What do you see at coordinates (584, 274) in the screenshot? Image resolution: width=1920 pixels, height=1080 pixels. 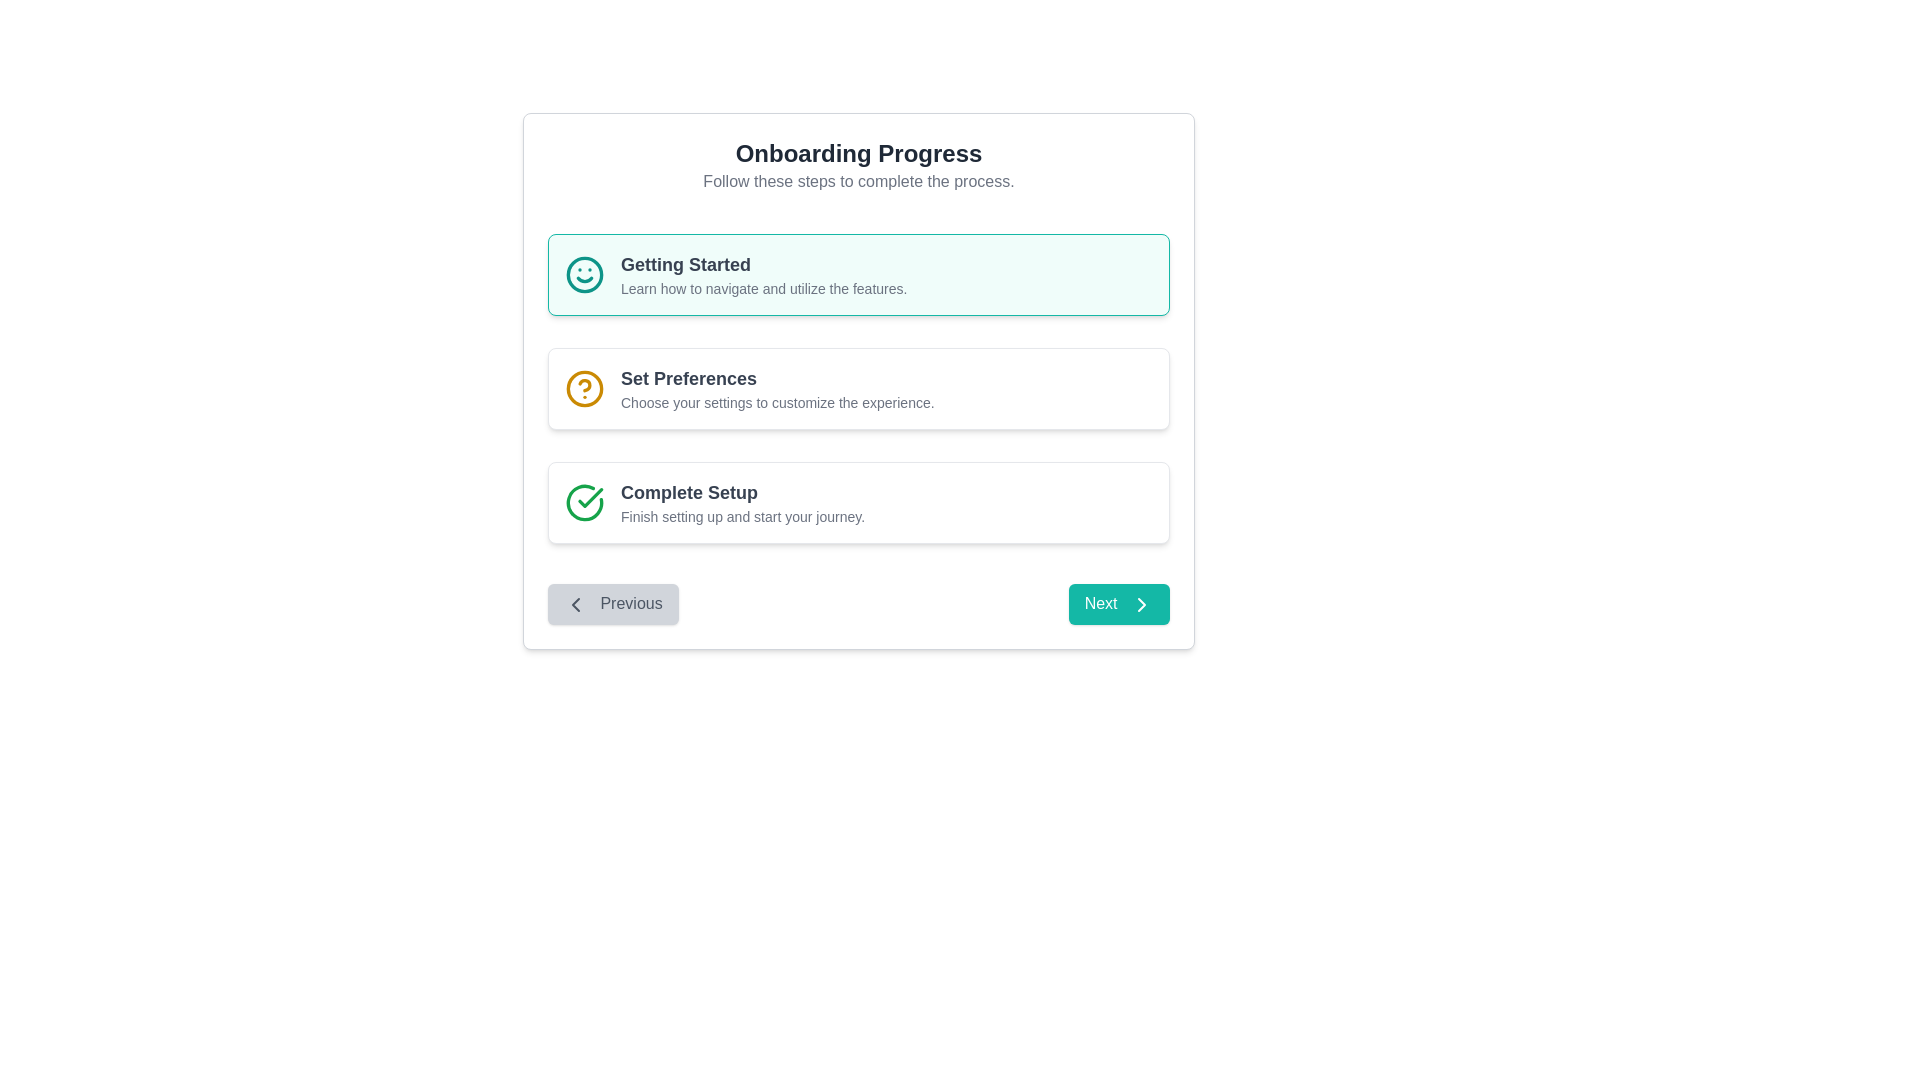 I see `the decorative icon representing the 'Getting Started' step, which is located to the left of the 'Getting Started' text in a vertically-aligned list of steps` at bounding box center [584, 274].